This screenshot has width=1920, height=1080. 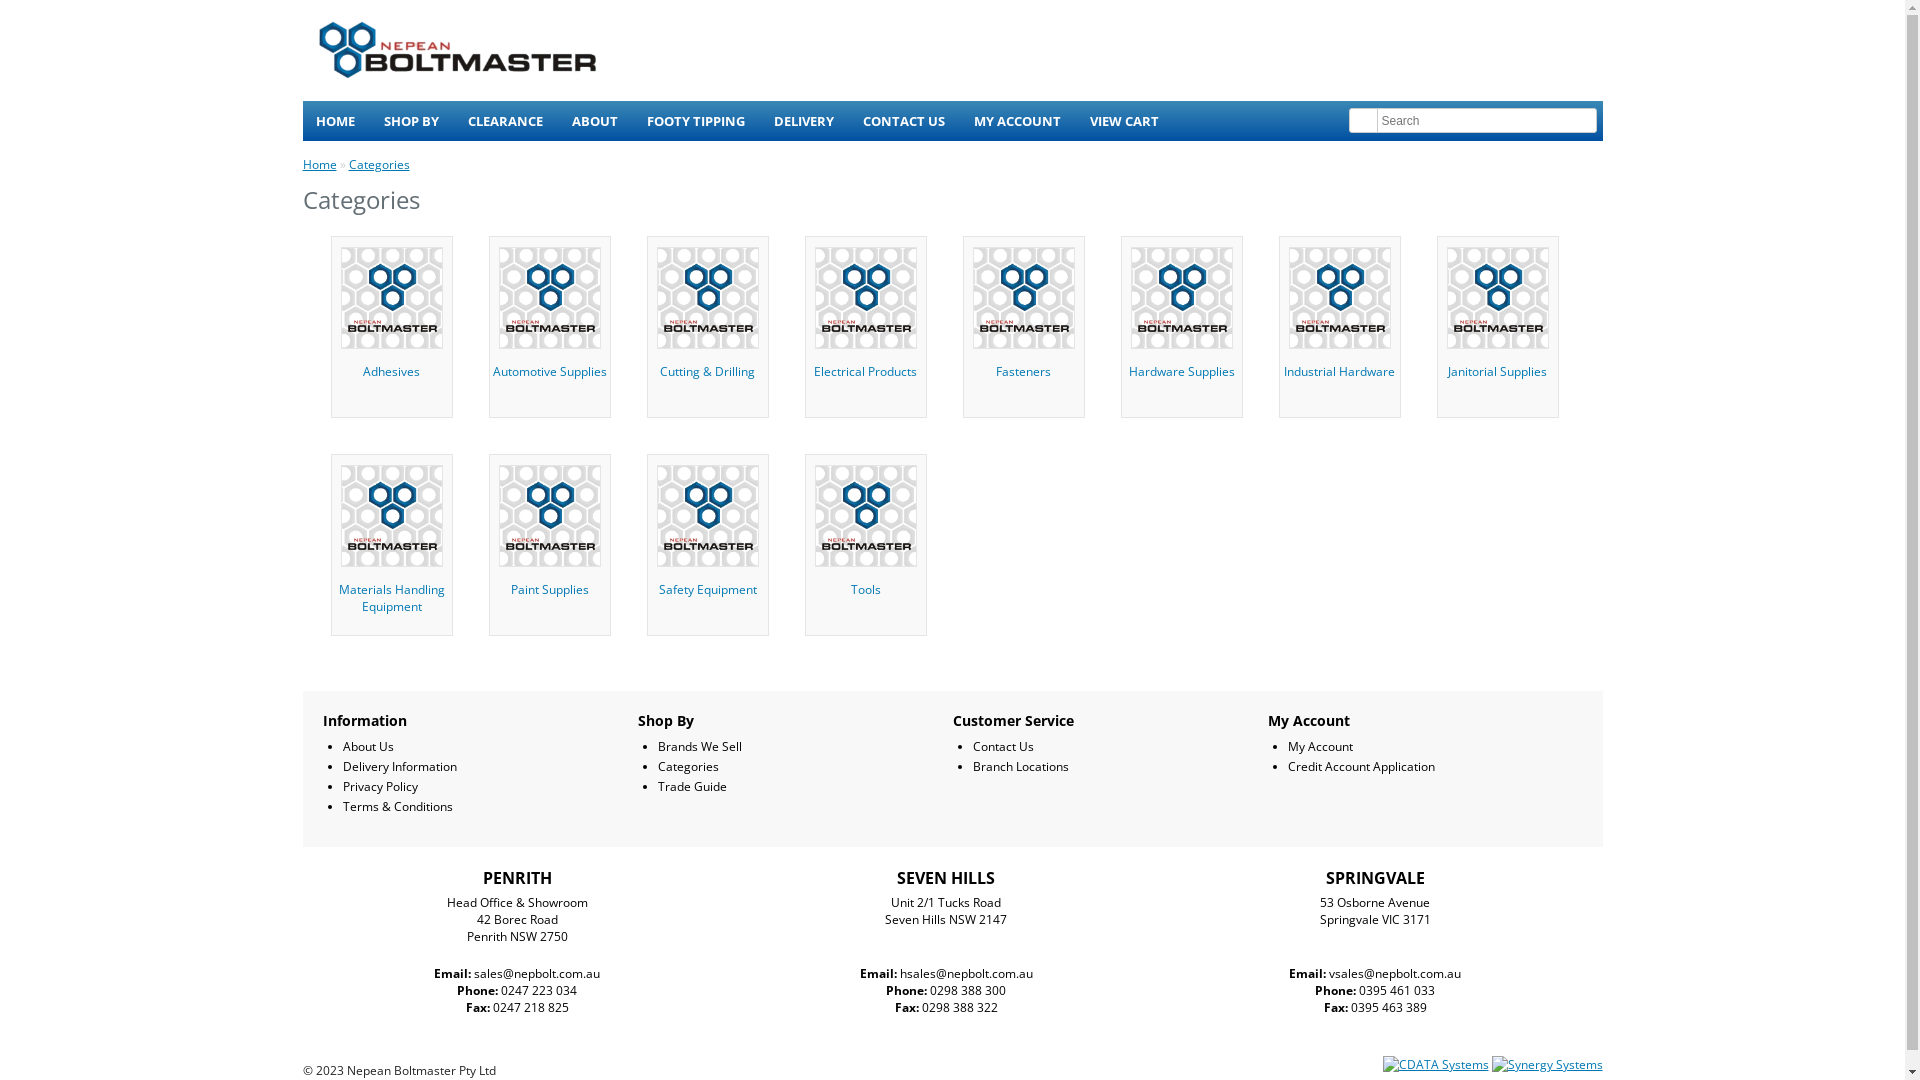 I want to click on 'SHOP BY', so click(x=409, y=120).